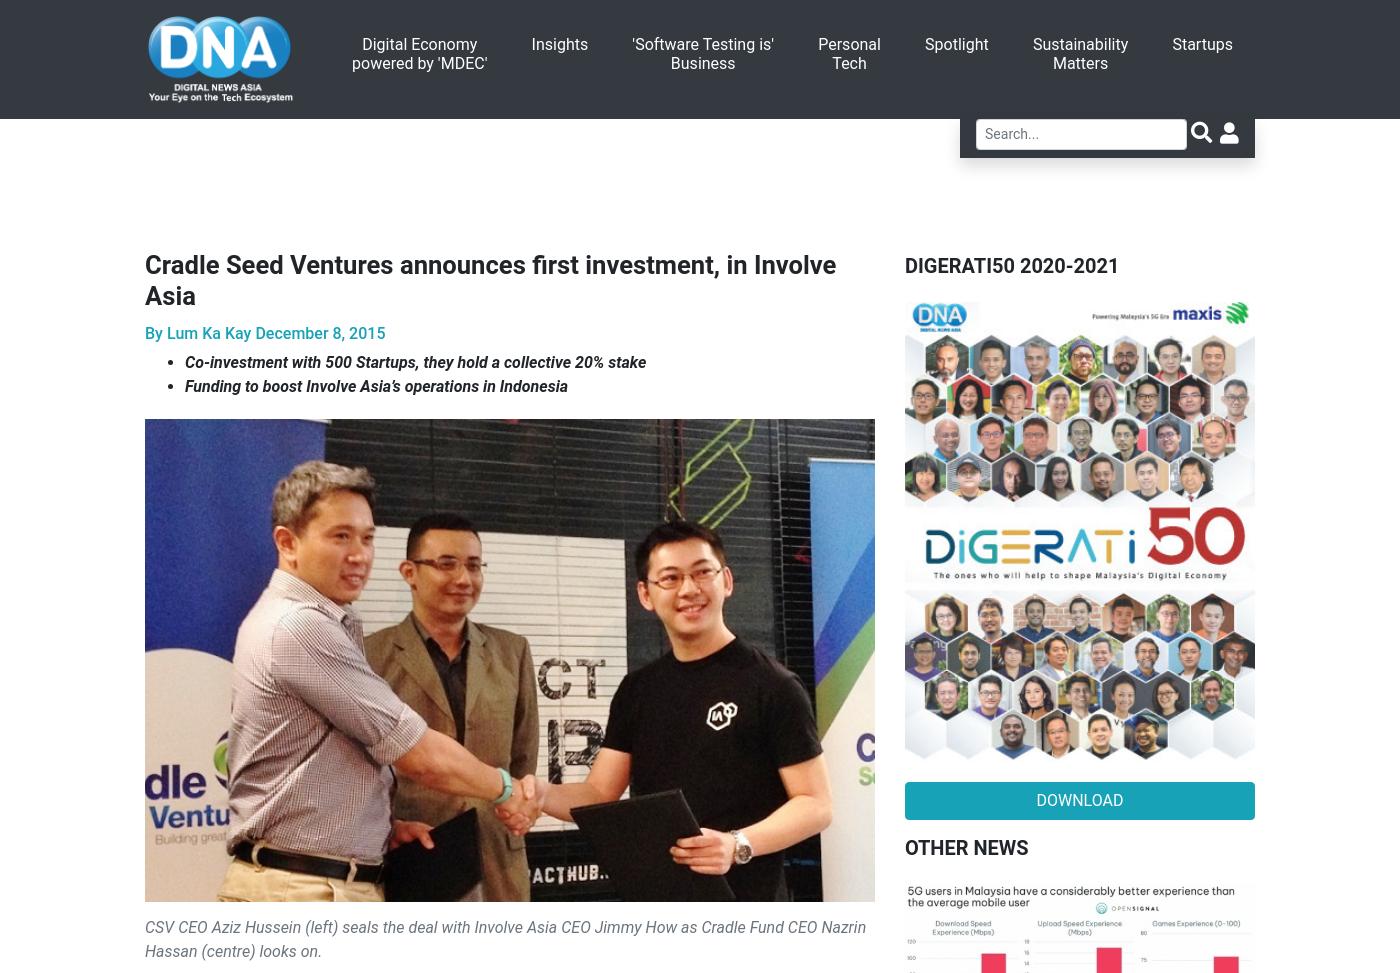 The height and width of the screenshot is (973, 1400). Describe the element at coordinates (965, 846) in the screenshot. I see `'Other News'` at that location.